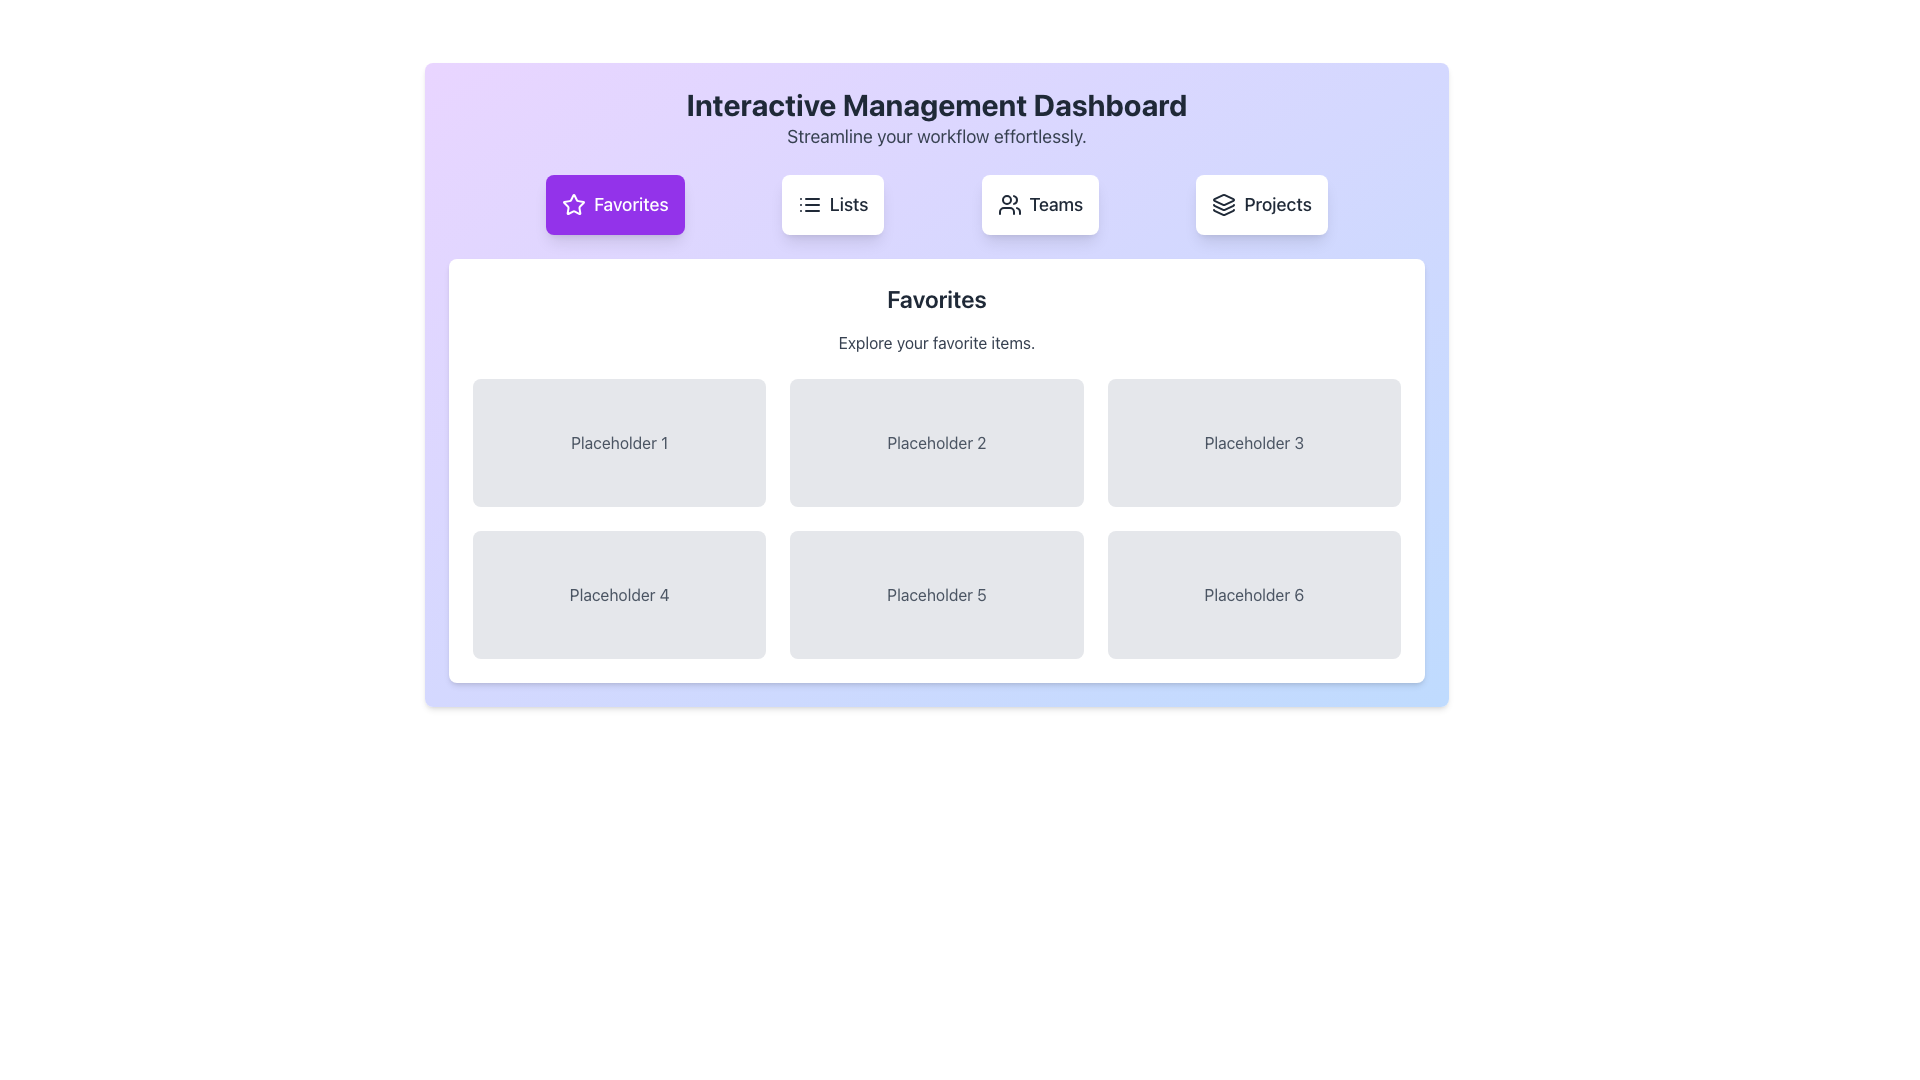 Image resolution: width=1920 pixels, height=1080 pixels. I want to click on the text label displaying 'Interactive Management Dashboard' which is styled in bold, large font and located at the top center of the interface, so click(935, 104).